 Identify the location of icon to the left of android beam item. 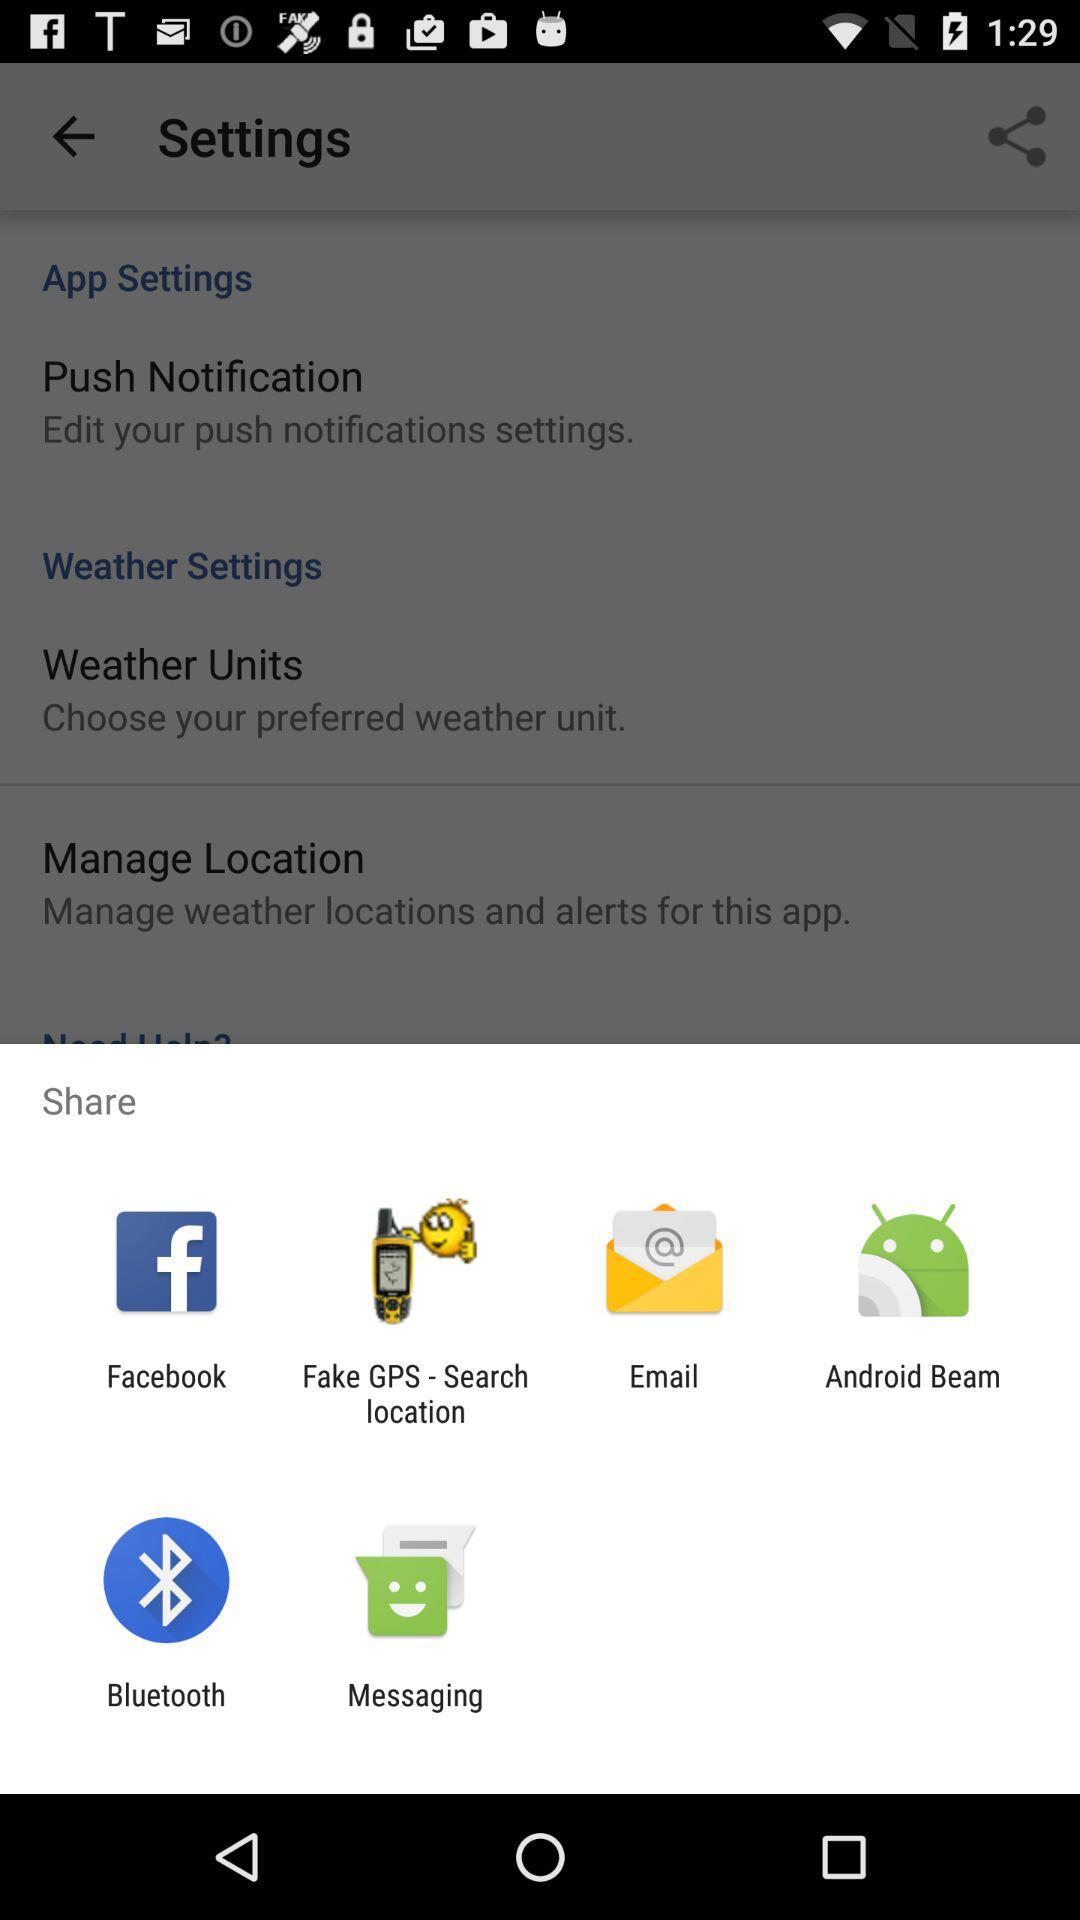
(664, 1392).